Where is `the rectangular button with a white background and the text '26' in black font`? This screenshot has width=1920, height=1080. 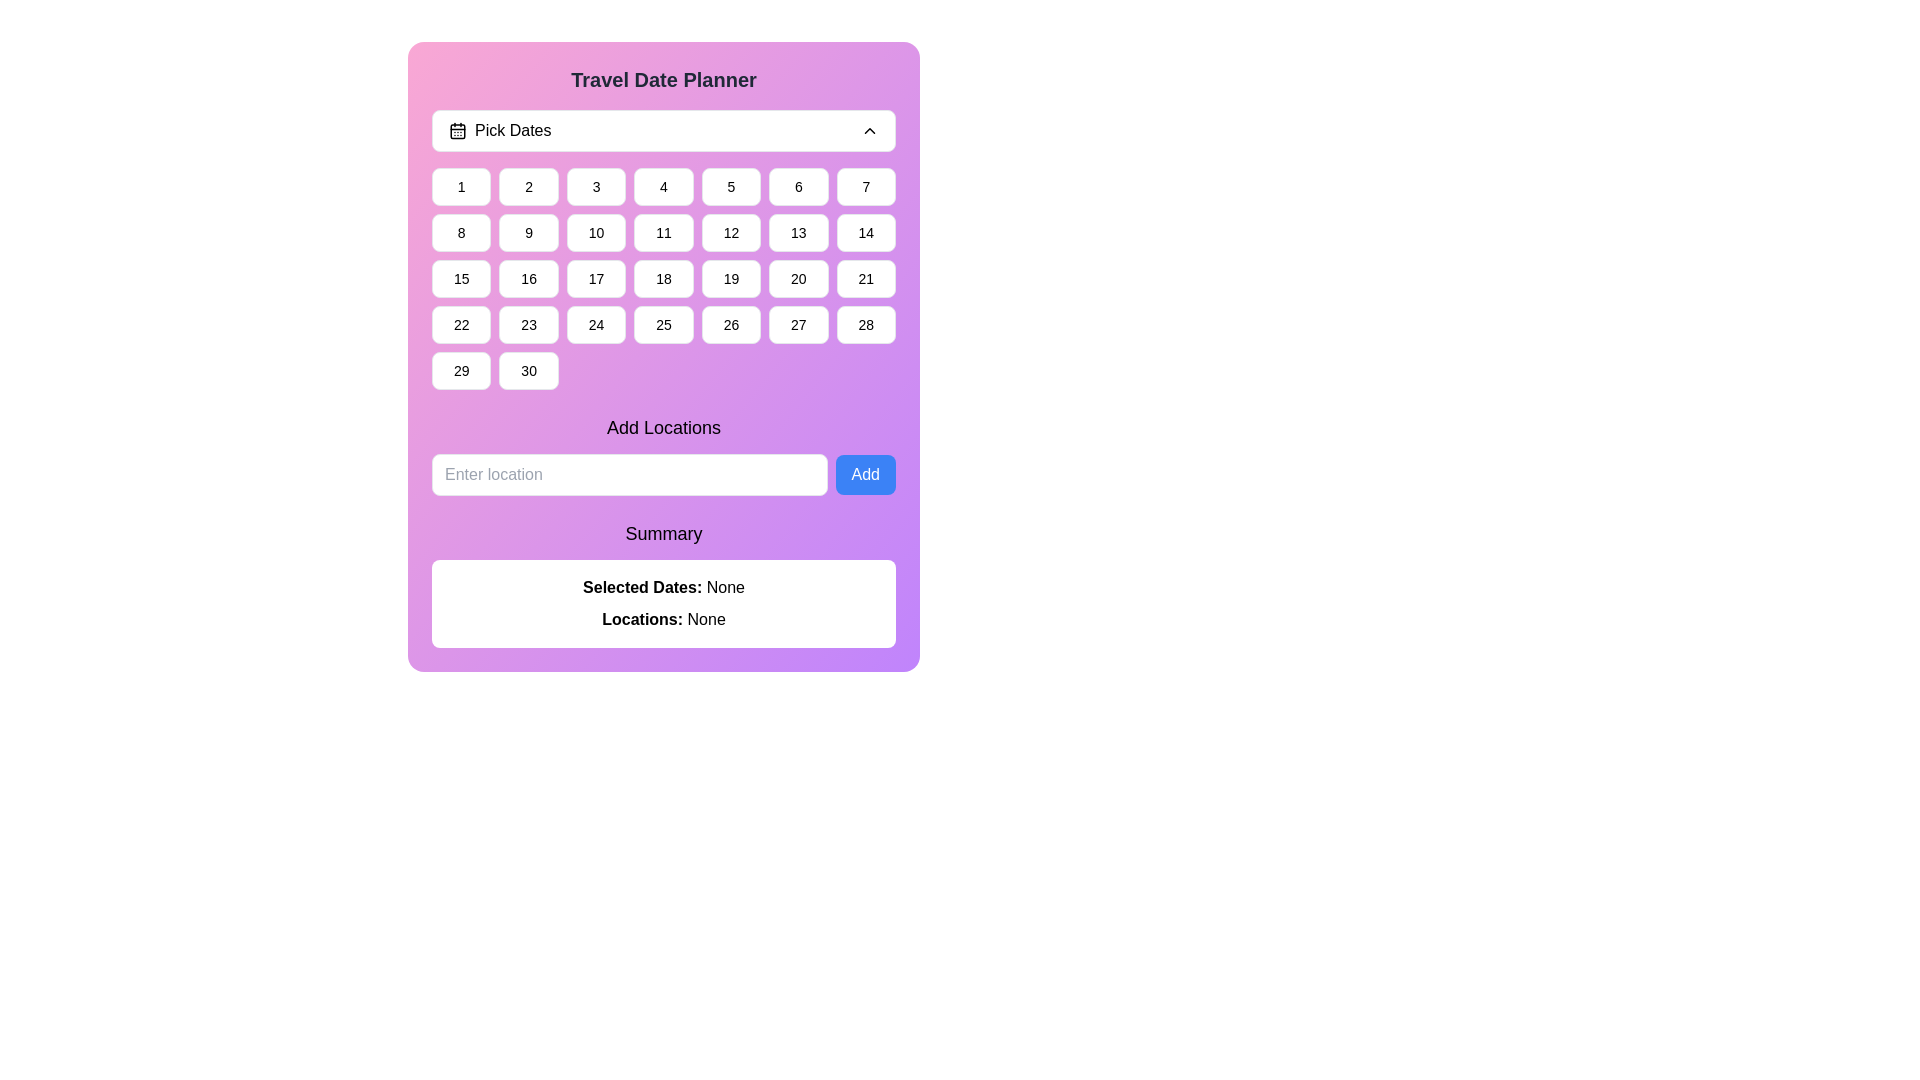 the rectangular button with a white background and the text '26' in black font is located at coordinates (730, 323).